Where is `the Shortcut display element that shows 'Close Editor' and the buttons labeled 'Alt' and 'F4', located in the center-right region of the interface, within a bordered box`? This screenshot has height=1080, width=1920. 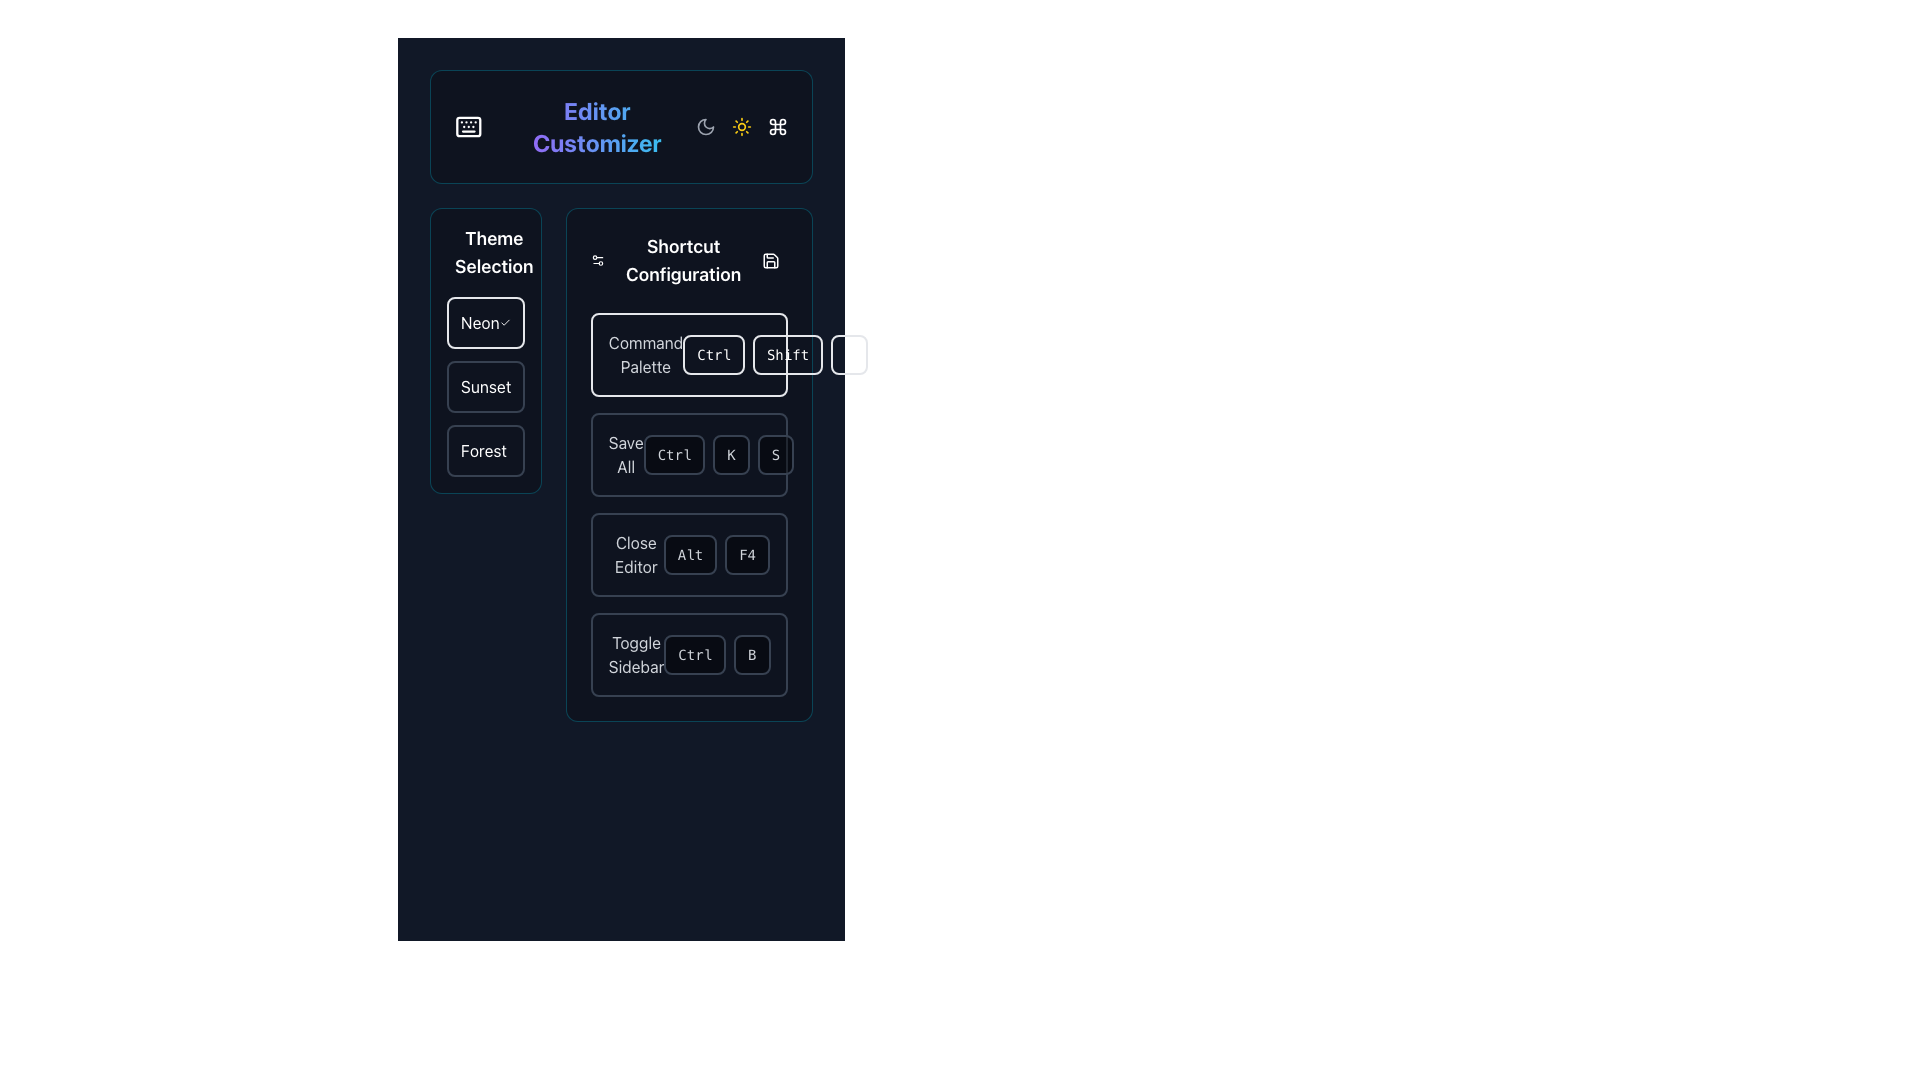
the Shortcut display element that shows 'Close Editor' and the buttons labeled 'Alt' and 'F4', located in the center-right region of the interface, within a bordered box is located at coordinates (689, 555).